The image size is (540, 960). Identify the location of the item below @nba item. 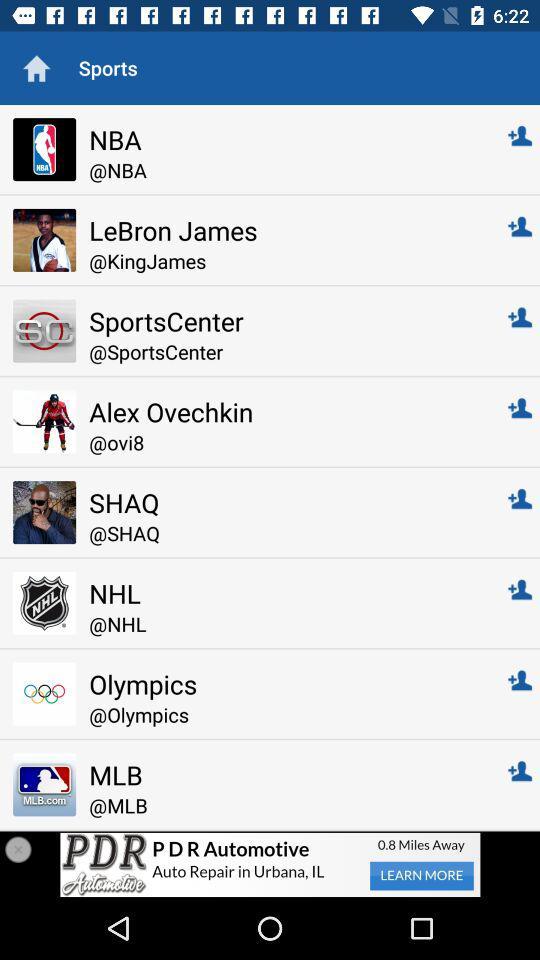
(284, 230).